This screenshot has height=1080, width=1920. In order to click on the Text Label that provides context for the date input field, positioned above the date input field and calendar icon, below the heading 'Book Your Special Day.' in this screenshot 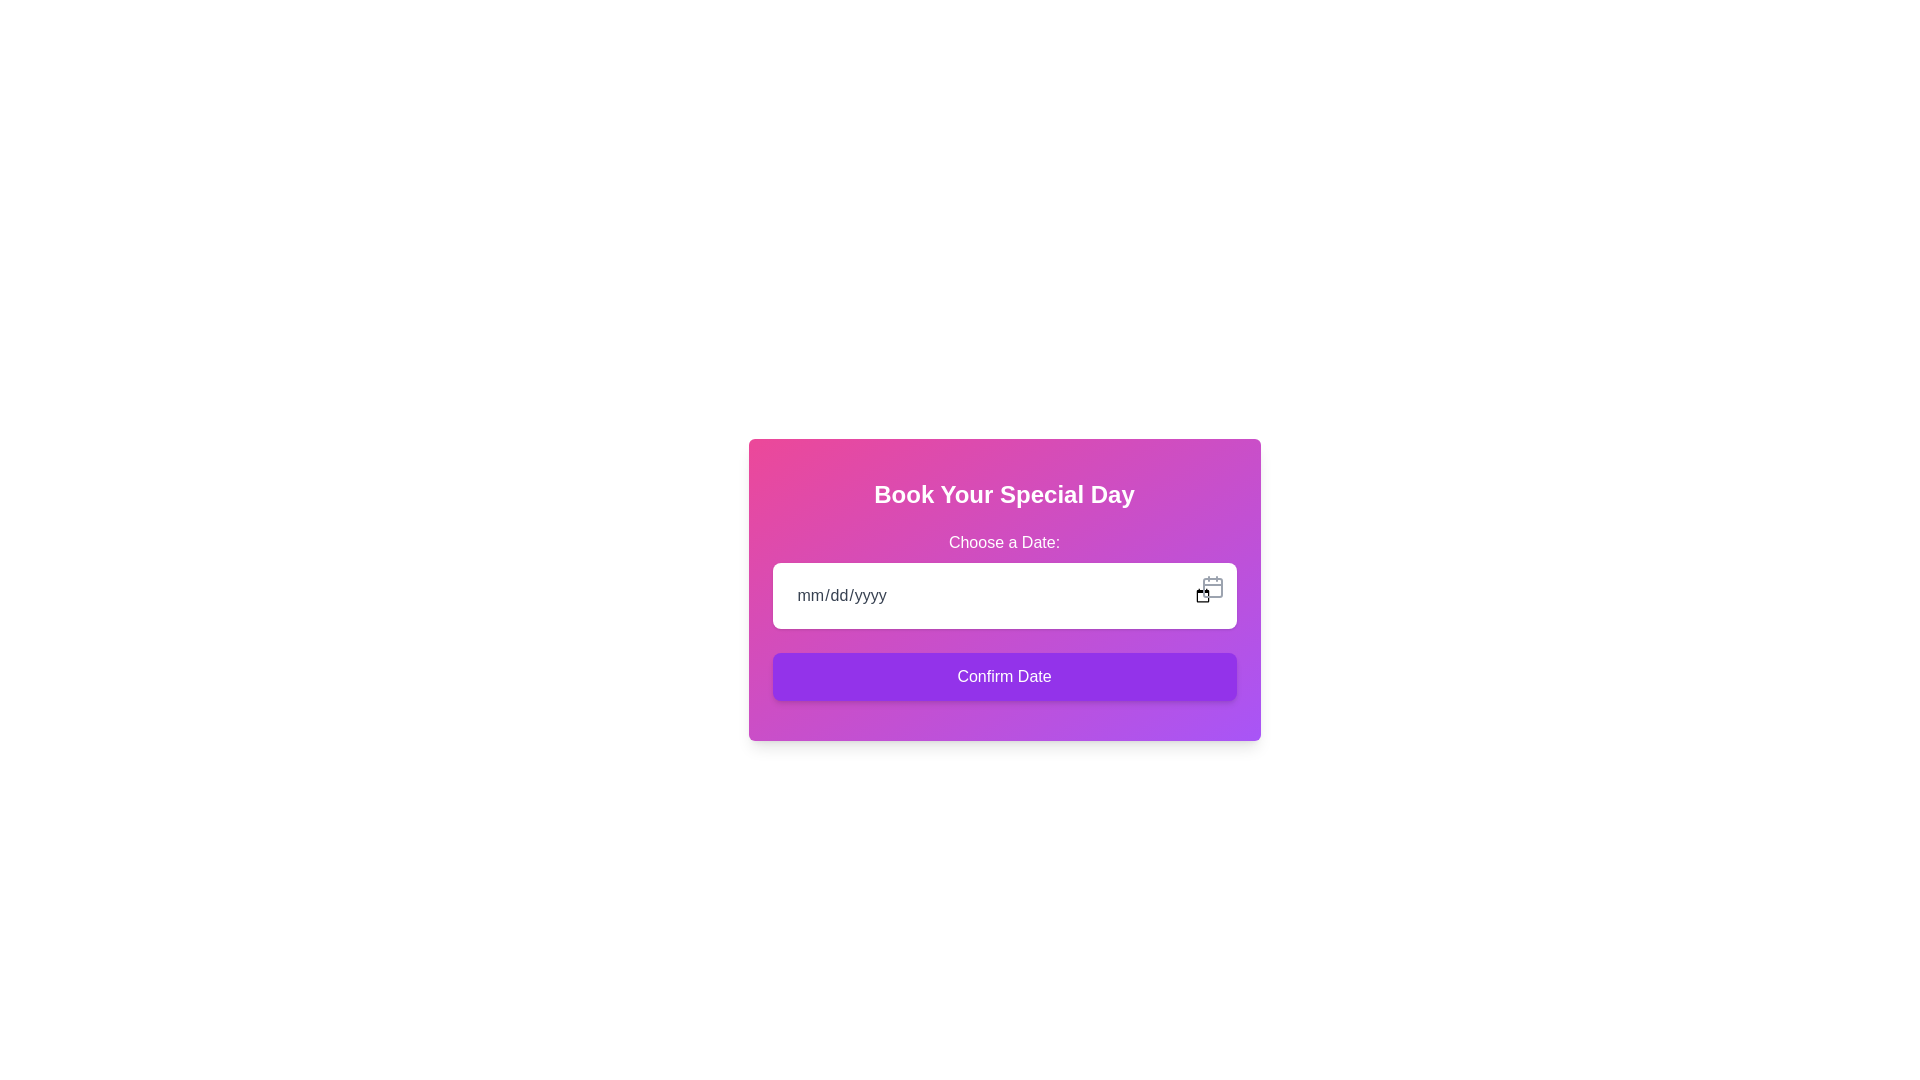, I will do `click(1004, 543)`.